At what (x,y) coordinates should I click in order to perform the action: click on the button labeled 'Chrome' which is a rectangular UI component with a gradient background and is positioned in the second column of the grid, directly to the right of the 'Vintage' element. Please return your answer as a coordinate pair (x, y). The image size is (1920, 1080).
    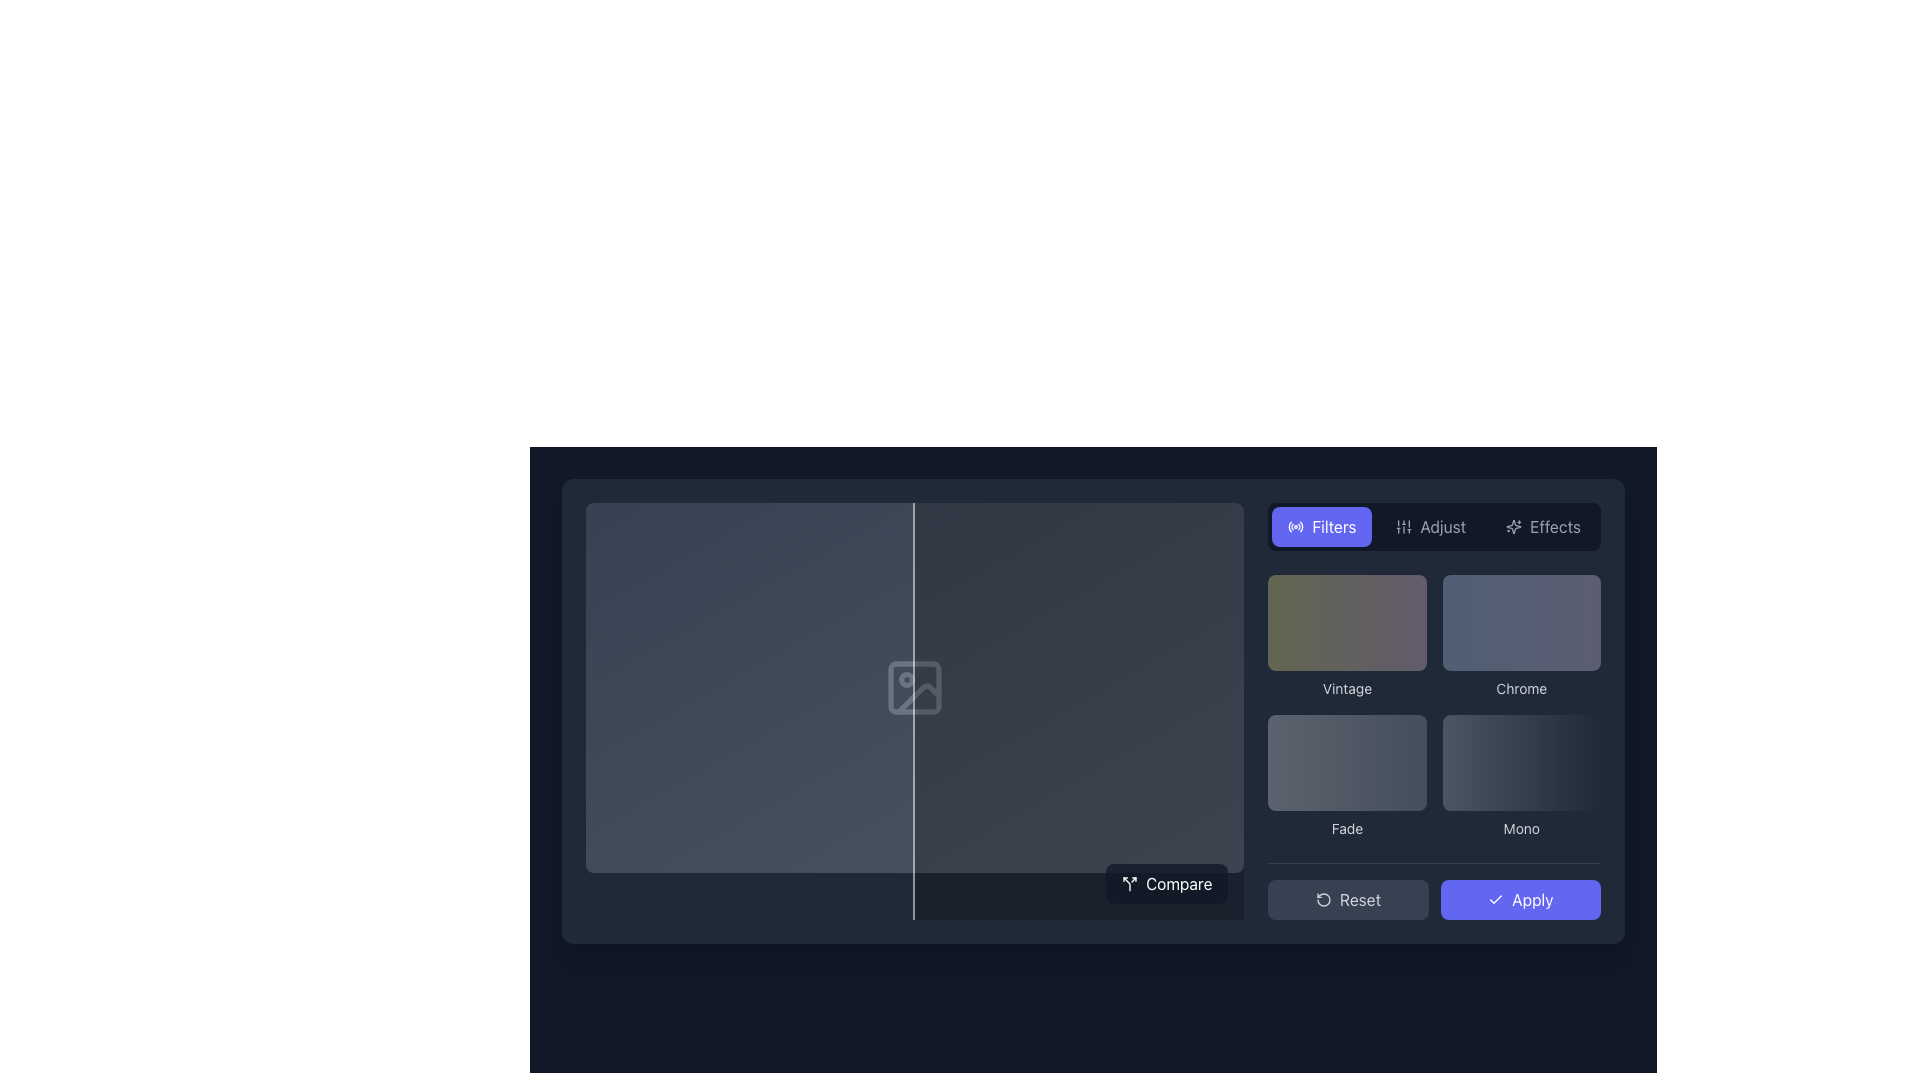
    Looking at the image, I should click on (1520, 636).